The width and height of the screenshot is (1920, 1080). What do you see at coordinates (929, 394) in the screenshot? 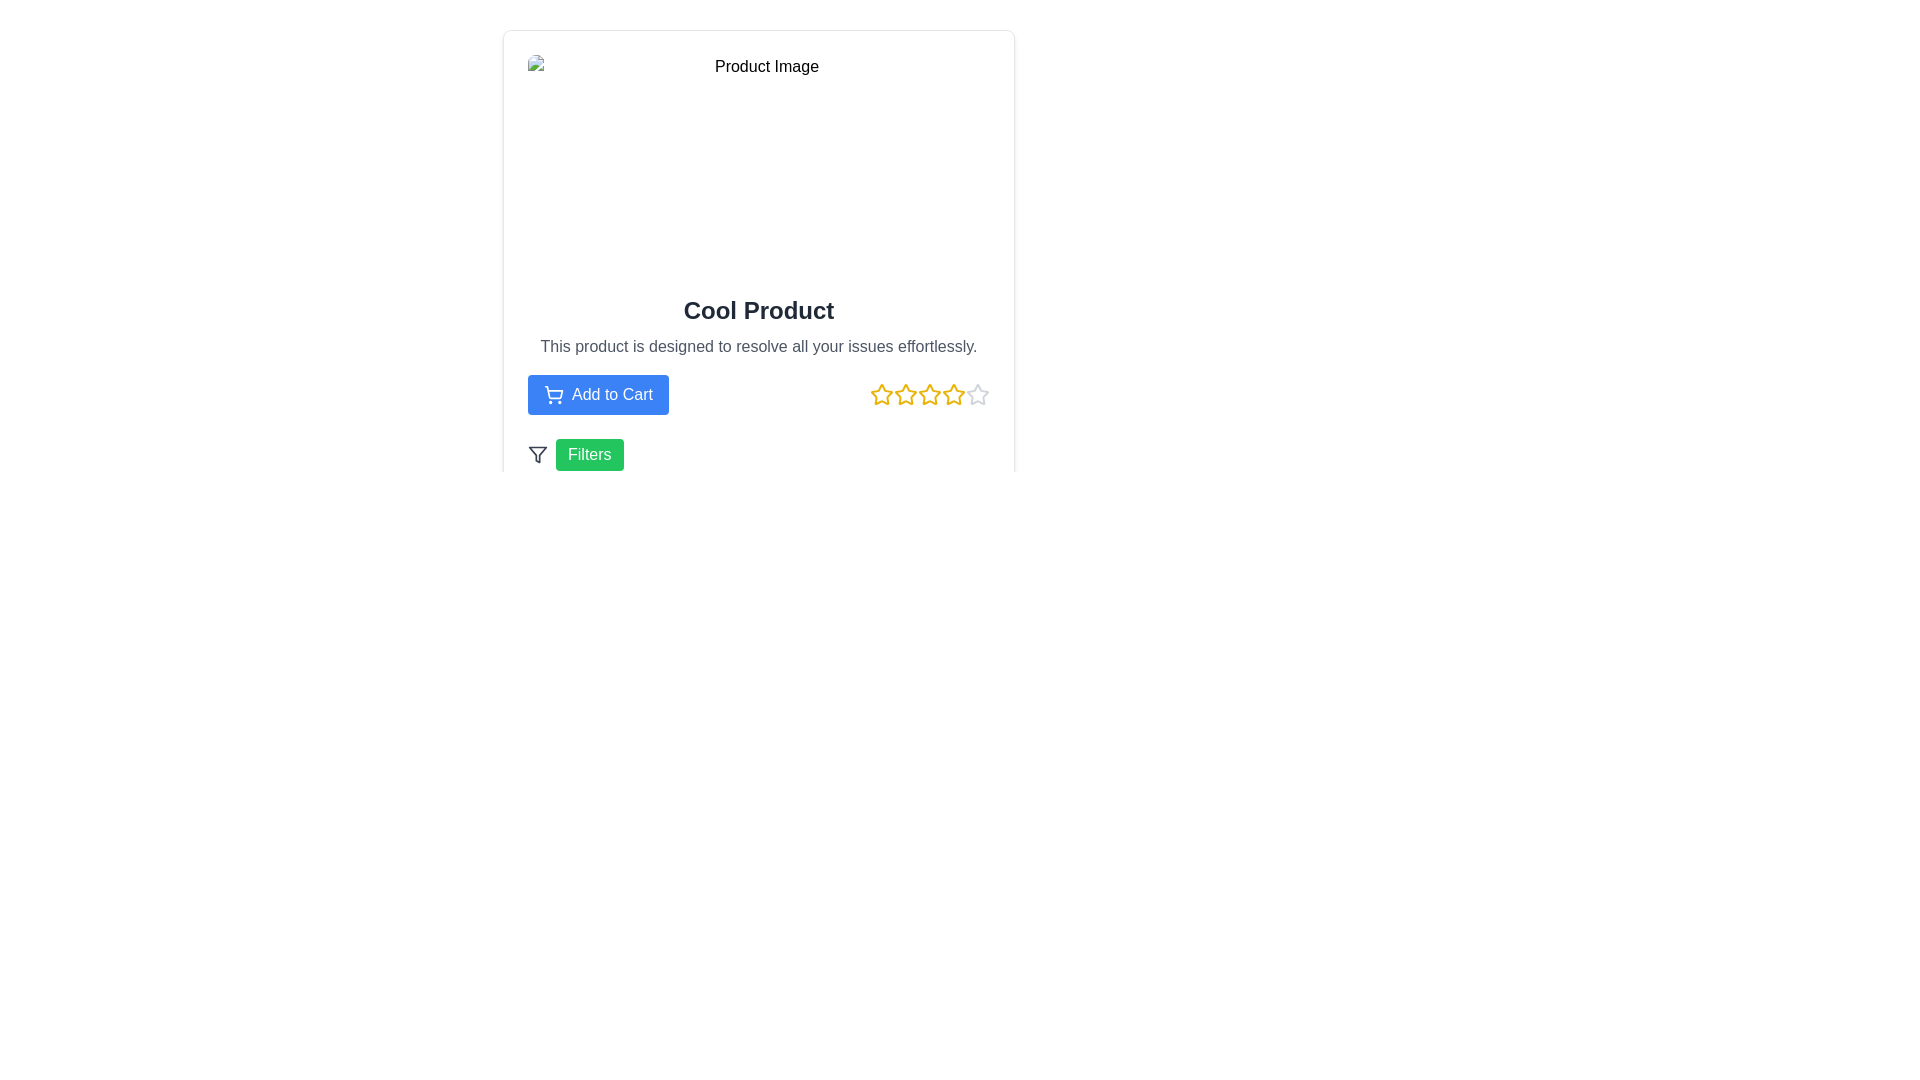
I see `the third star icon in the sequence of five star icons to rate the product` at bounding box center [929, 394].